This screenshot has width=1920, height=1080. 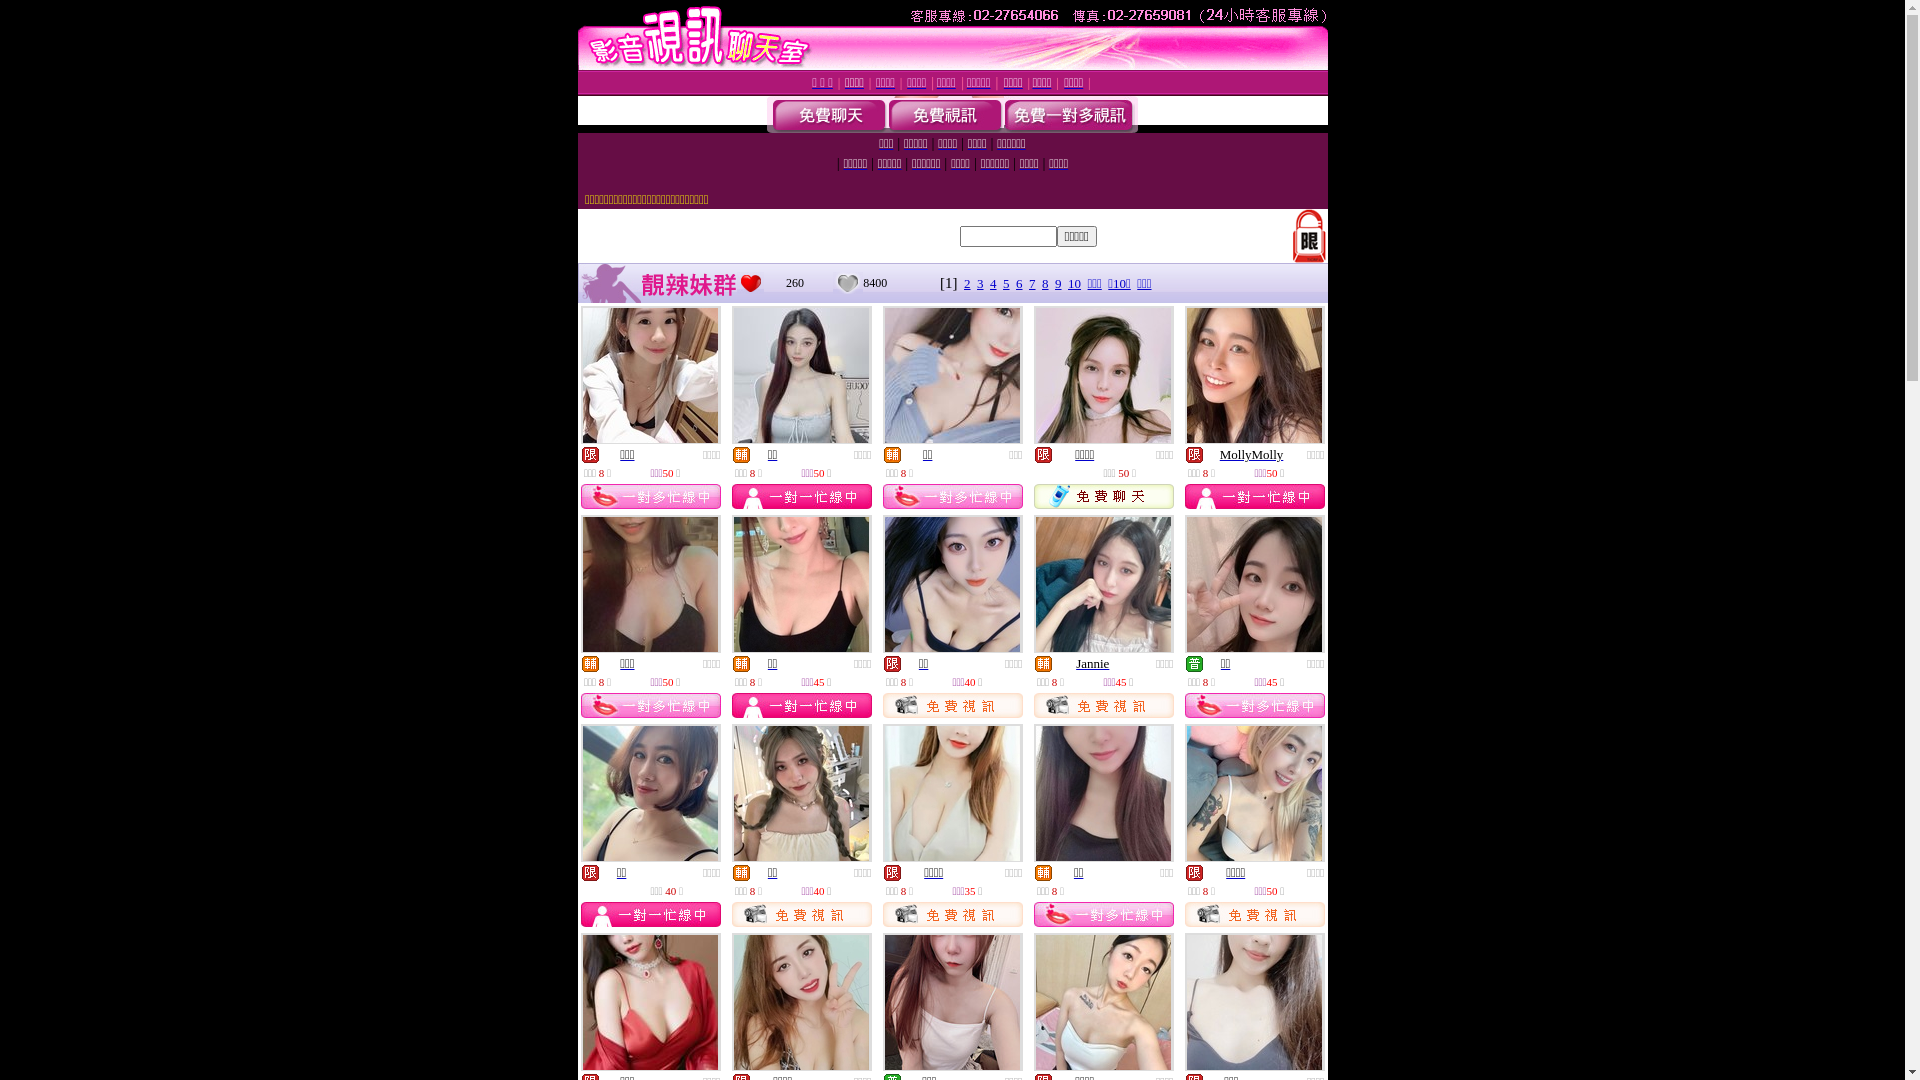 What do you see at coordinates (1032, 283) in the screenshot?
I see `'7'` at bounding box center [1032, 283].